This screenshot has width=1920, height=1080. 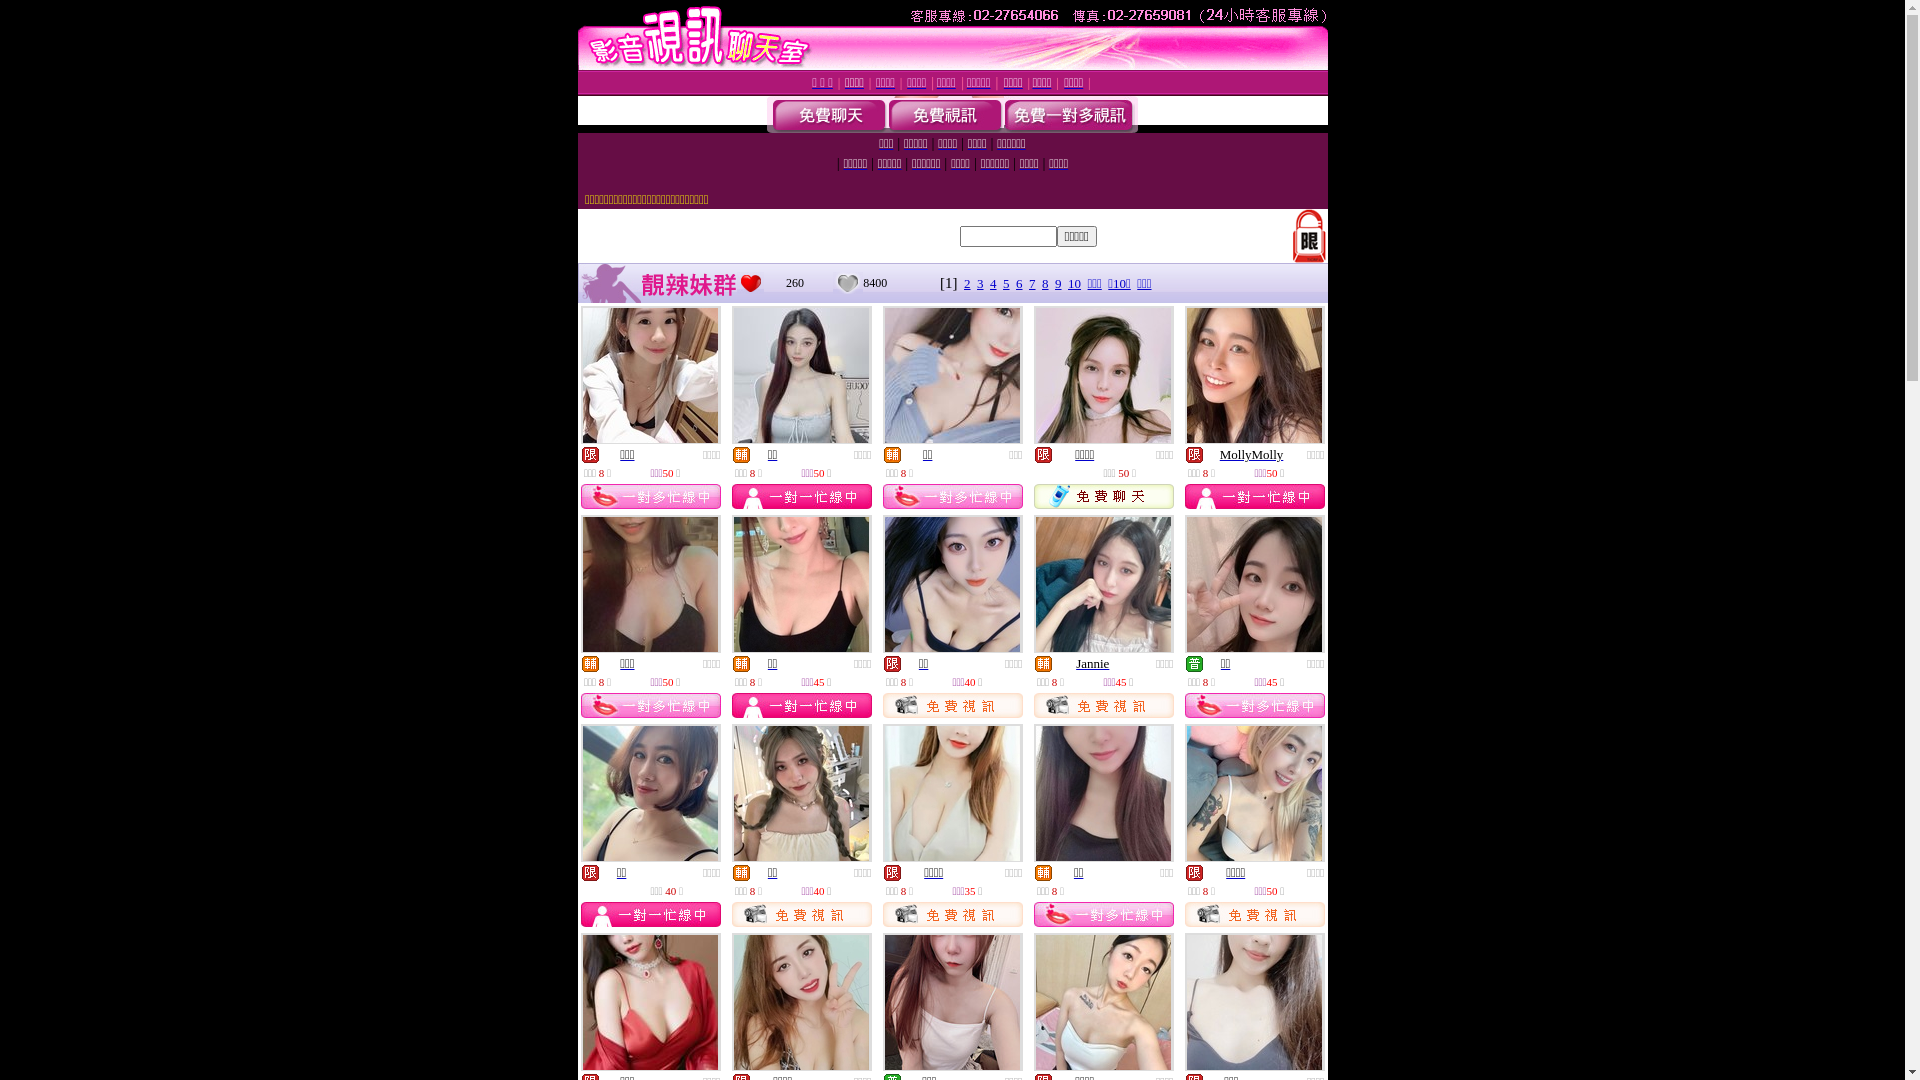 What do you see at coordinates (1032, 283) in the screenshot?
I see `'7'` at bounding box center [1032, 283].